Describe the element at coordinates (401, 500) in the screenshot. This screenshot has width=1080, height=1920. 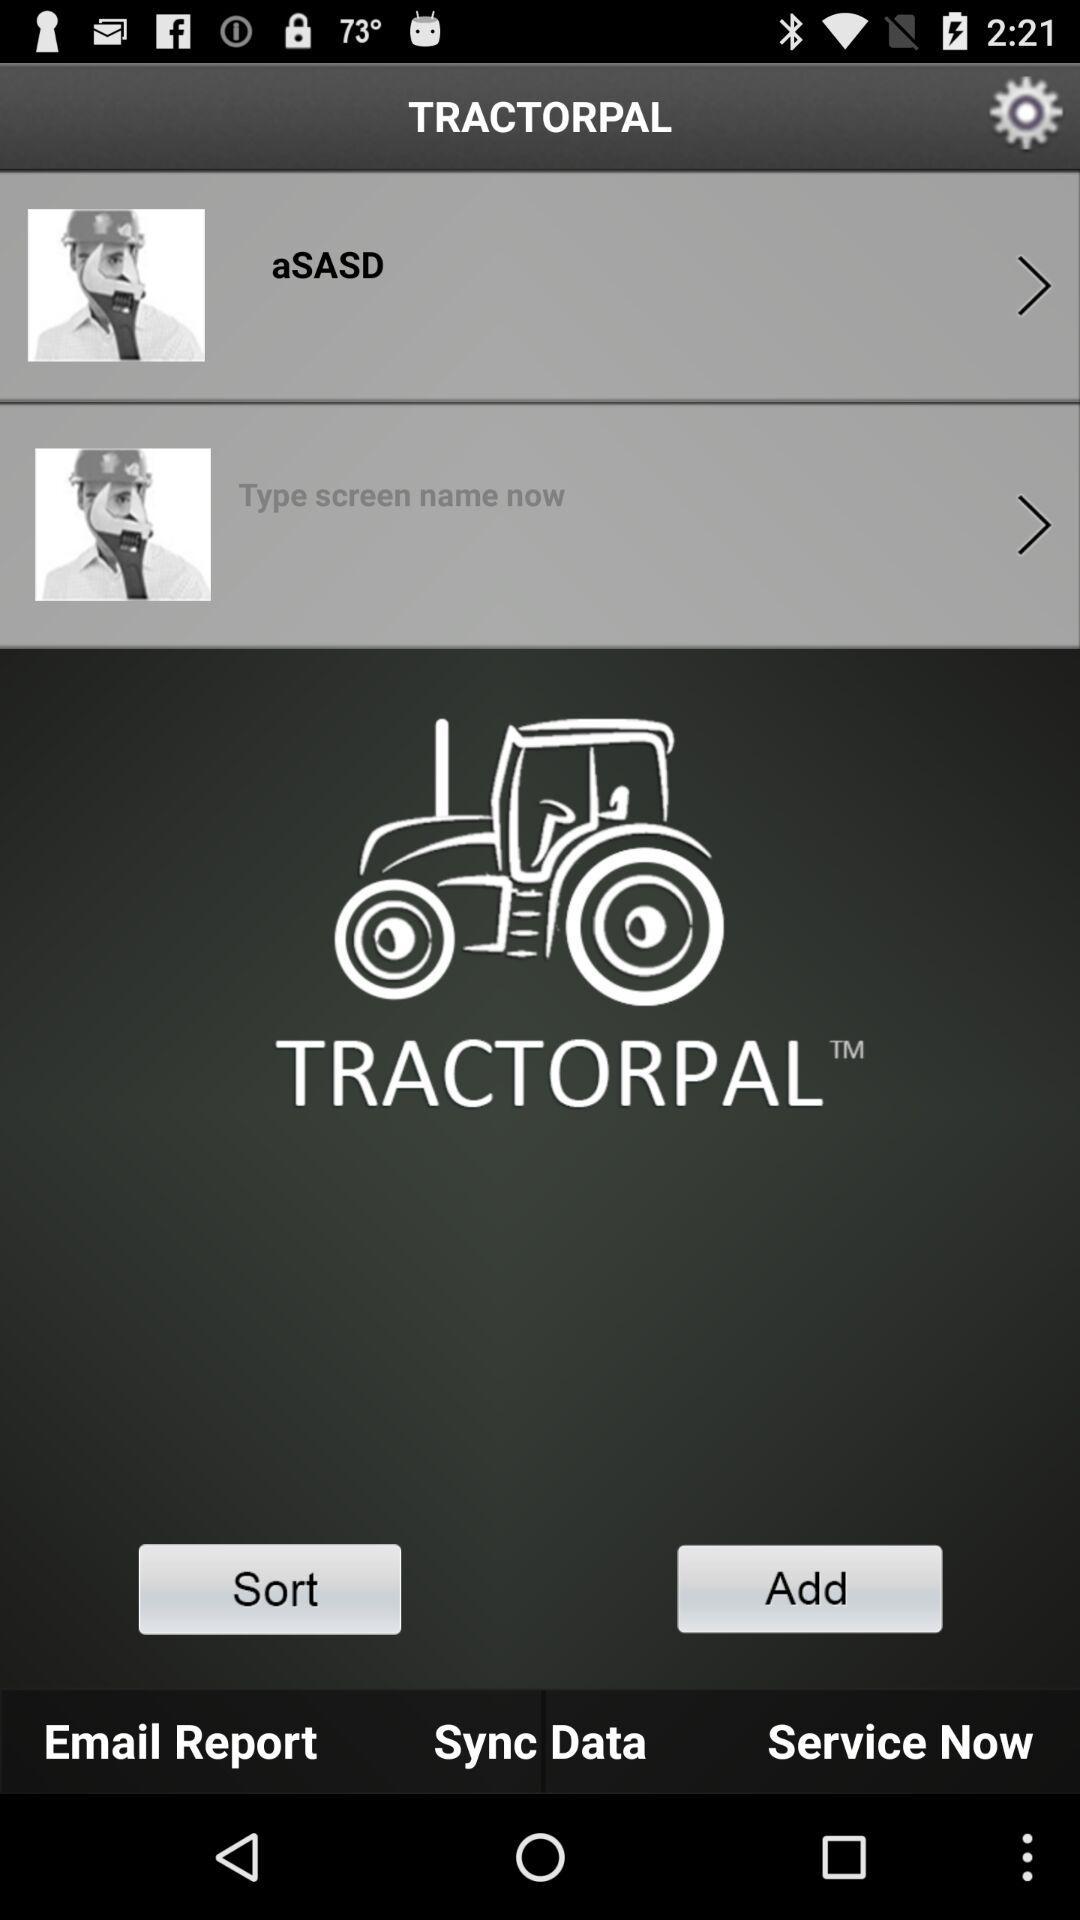
I see `input screen name` at that location.